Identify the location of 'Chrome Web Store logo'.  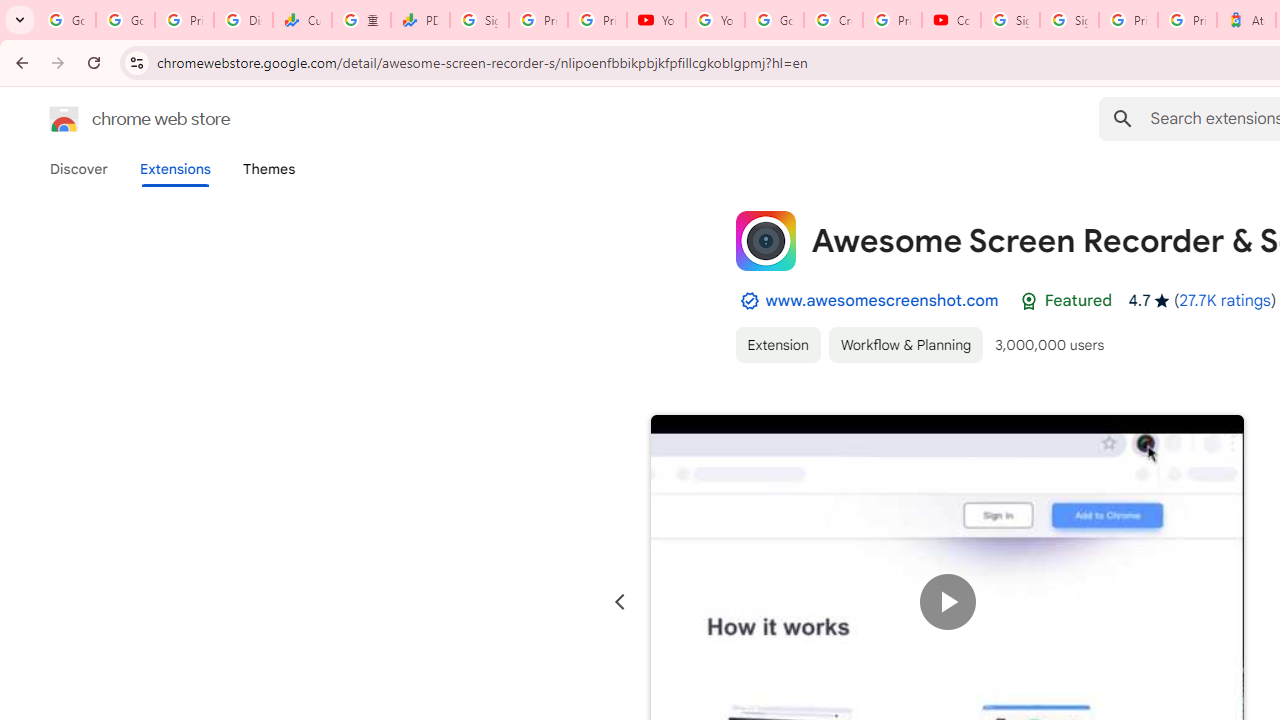
(64, 119).